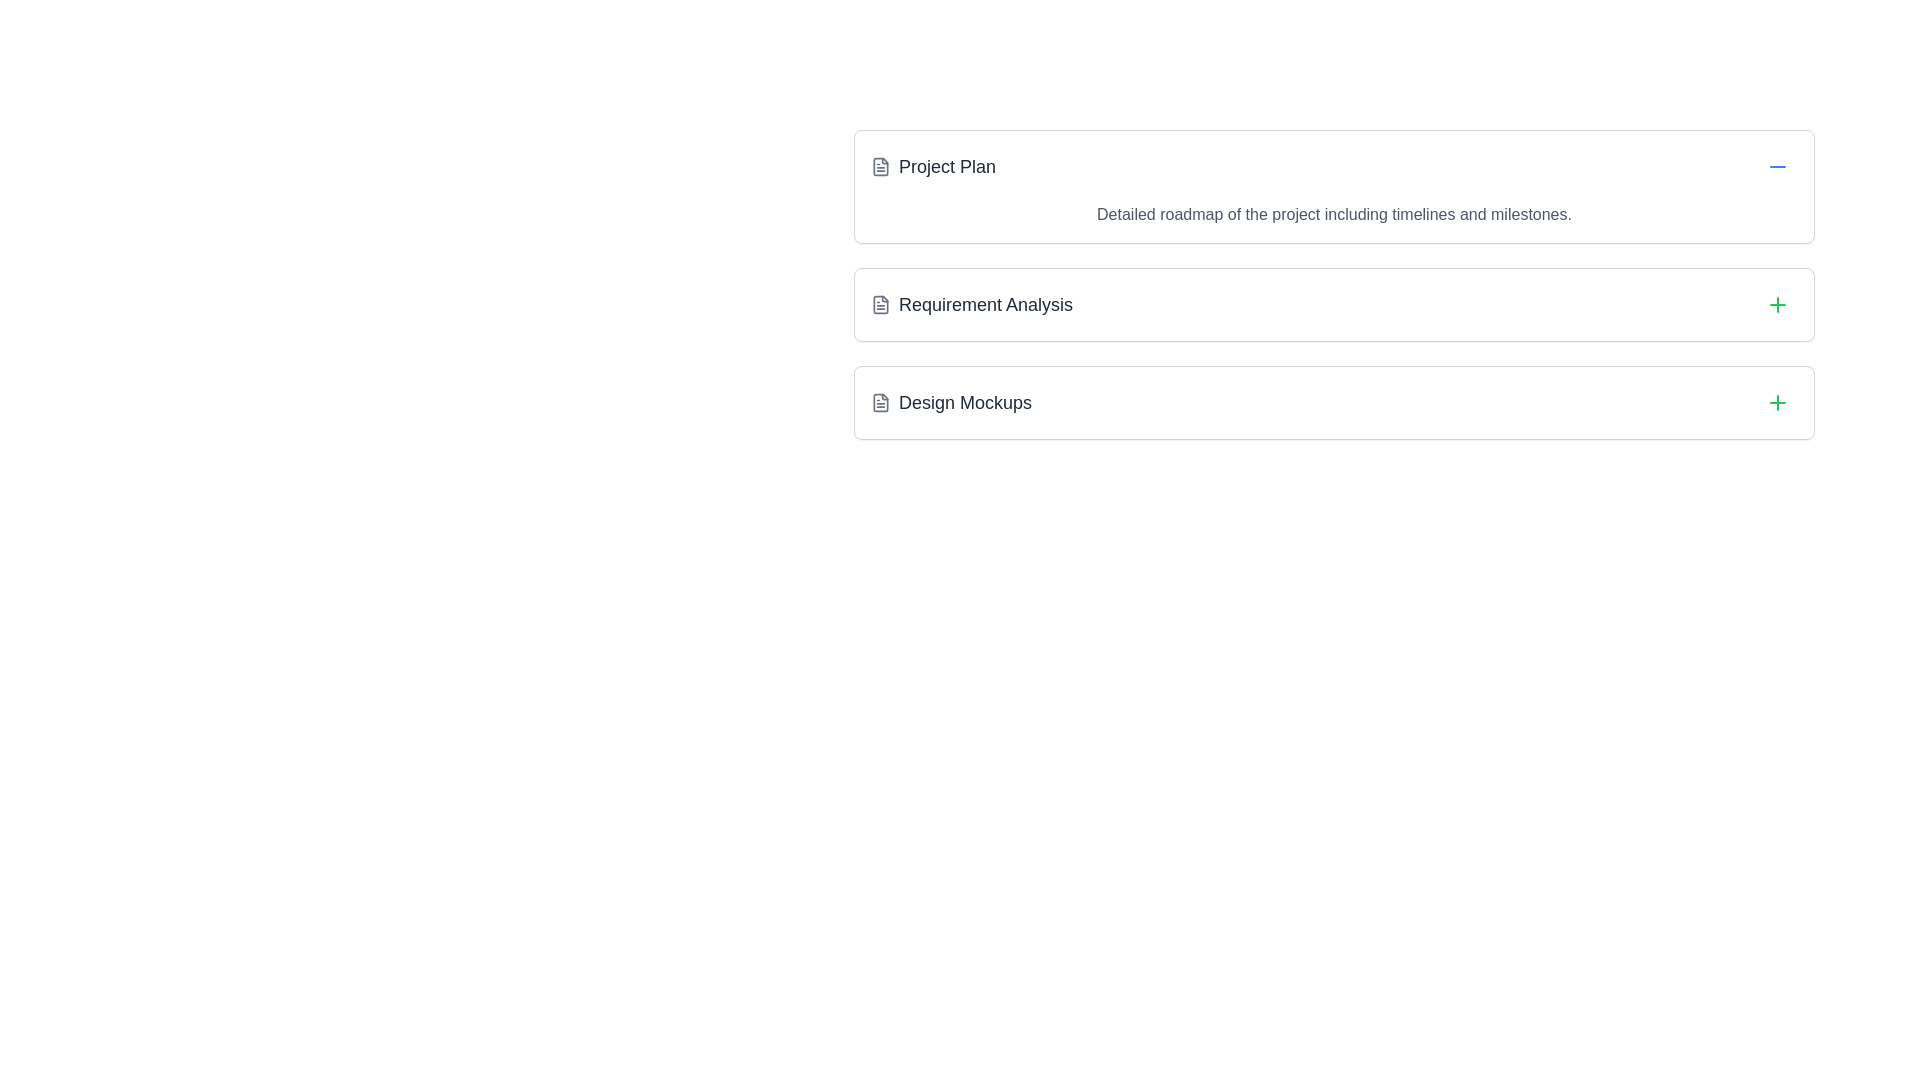 This screenshot has height=1080, width=1920. What do you see at coordinates (880, 165) in the screenshot?
I see `the document file icon located at the leftmost side of the 'Project Plan' section, which features a gray, minimalist design` at bounding box center [880, 165].